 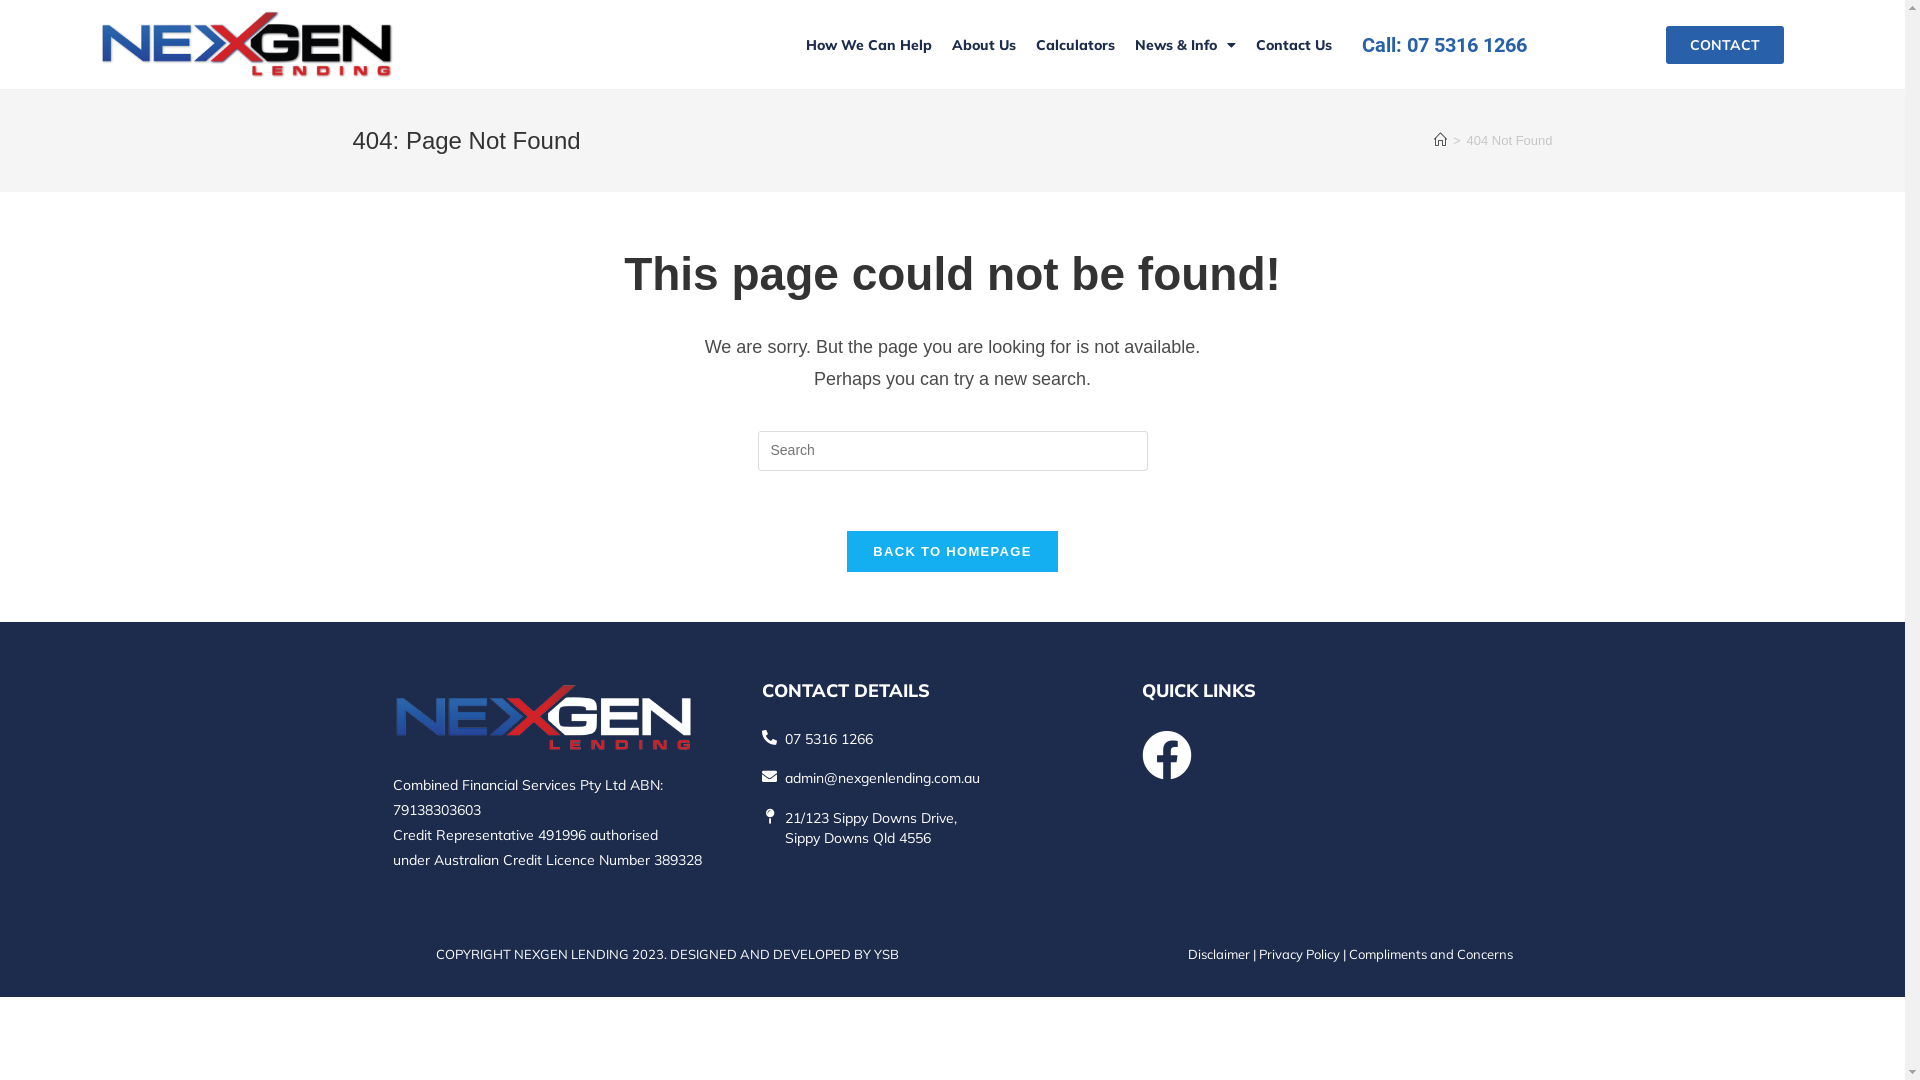 I want to click on 'BACK TO HOMEPAGE', so click(x=846, y=551).